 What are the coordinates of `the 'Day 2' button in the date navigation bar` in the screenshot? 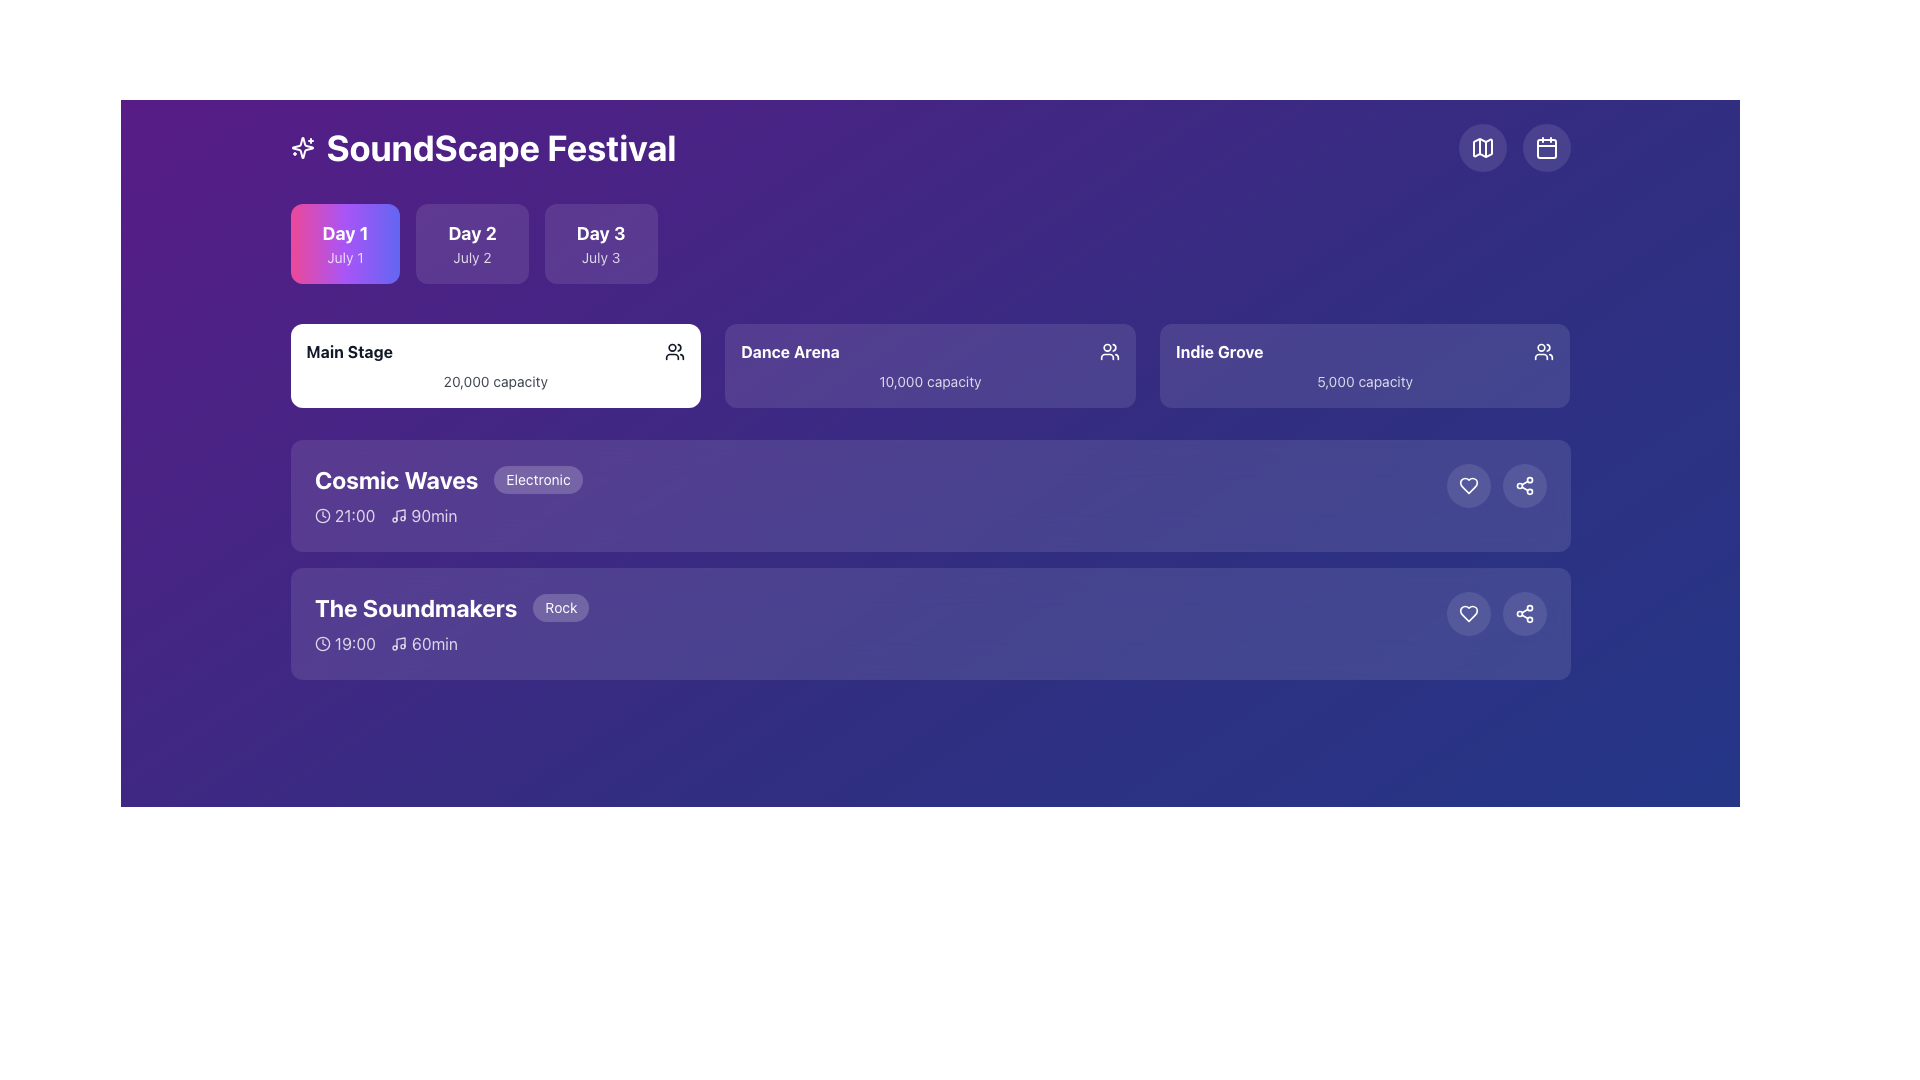 It's located at (471, 242).